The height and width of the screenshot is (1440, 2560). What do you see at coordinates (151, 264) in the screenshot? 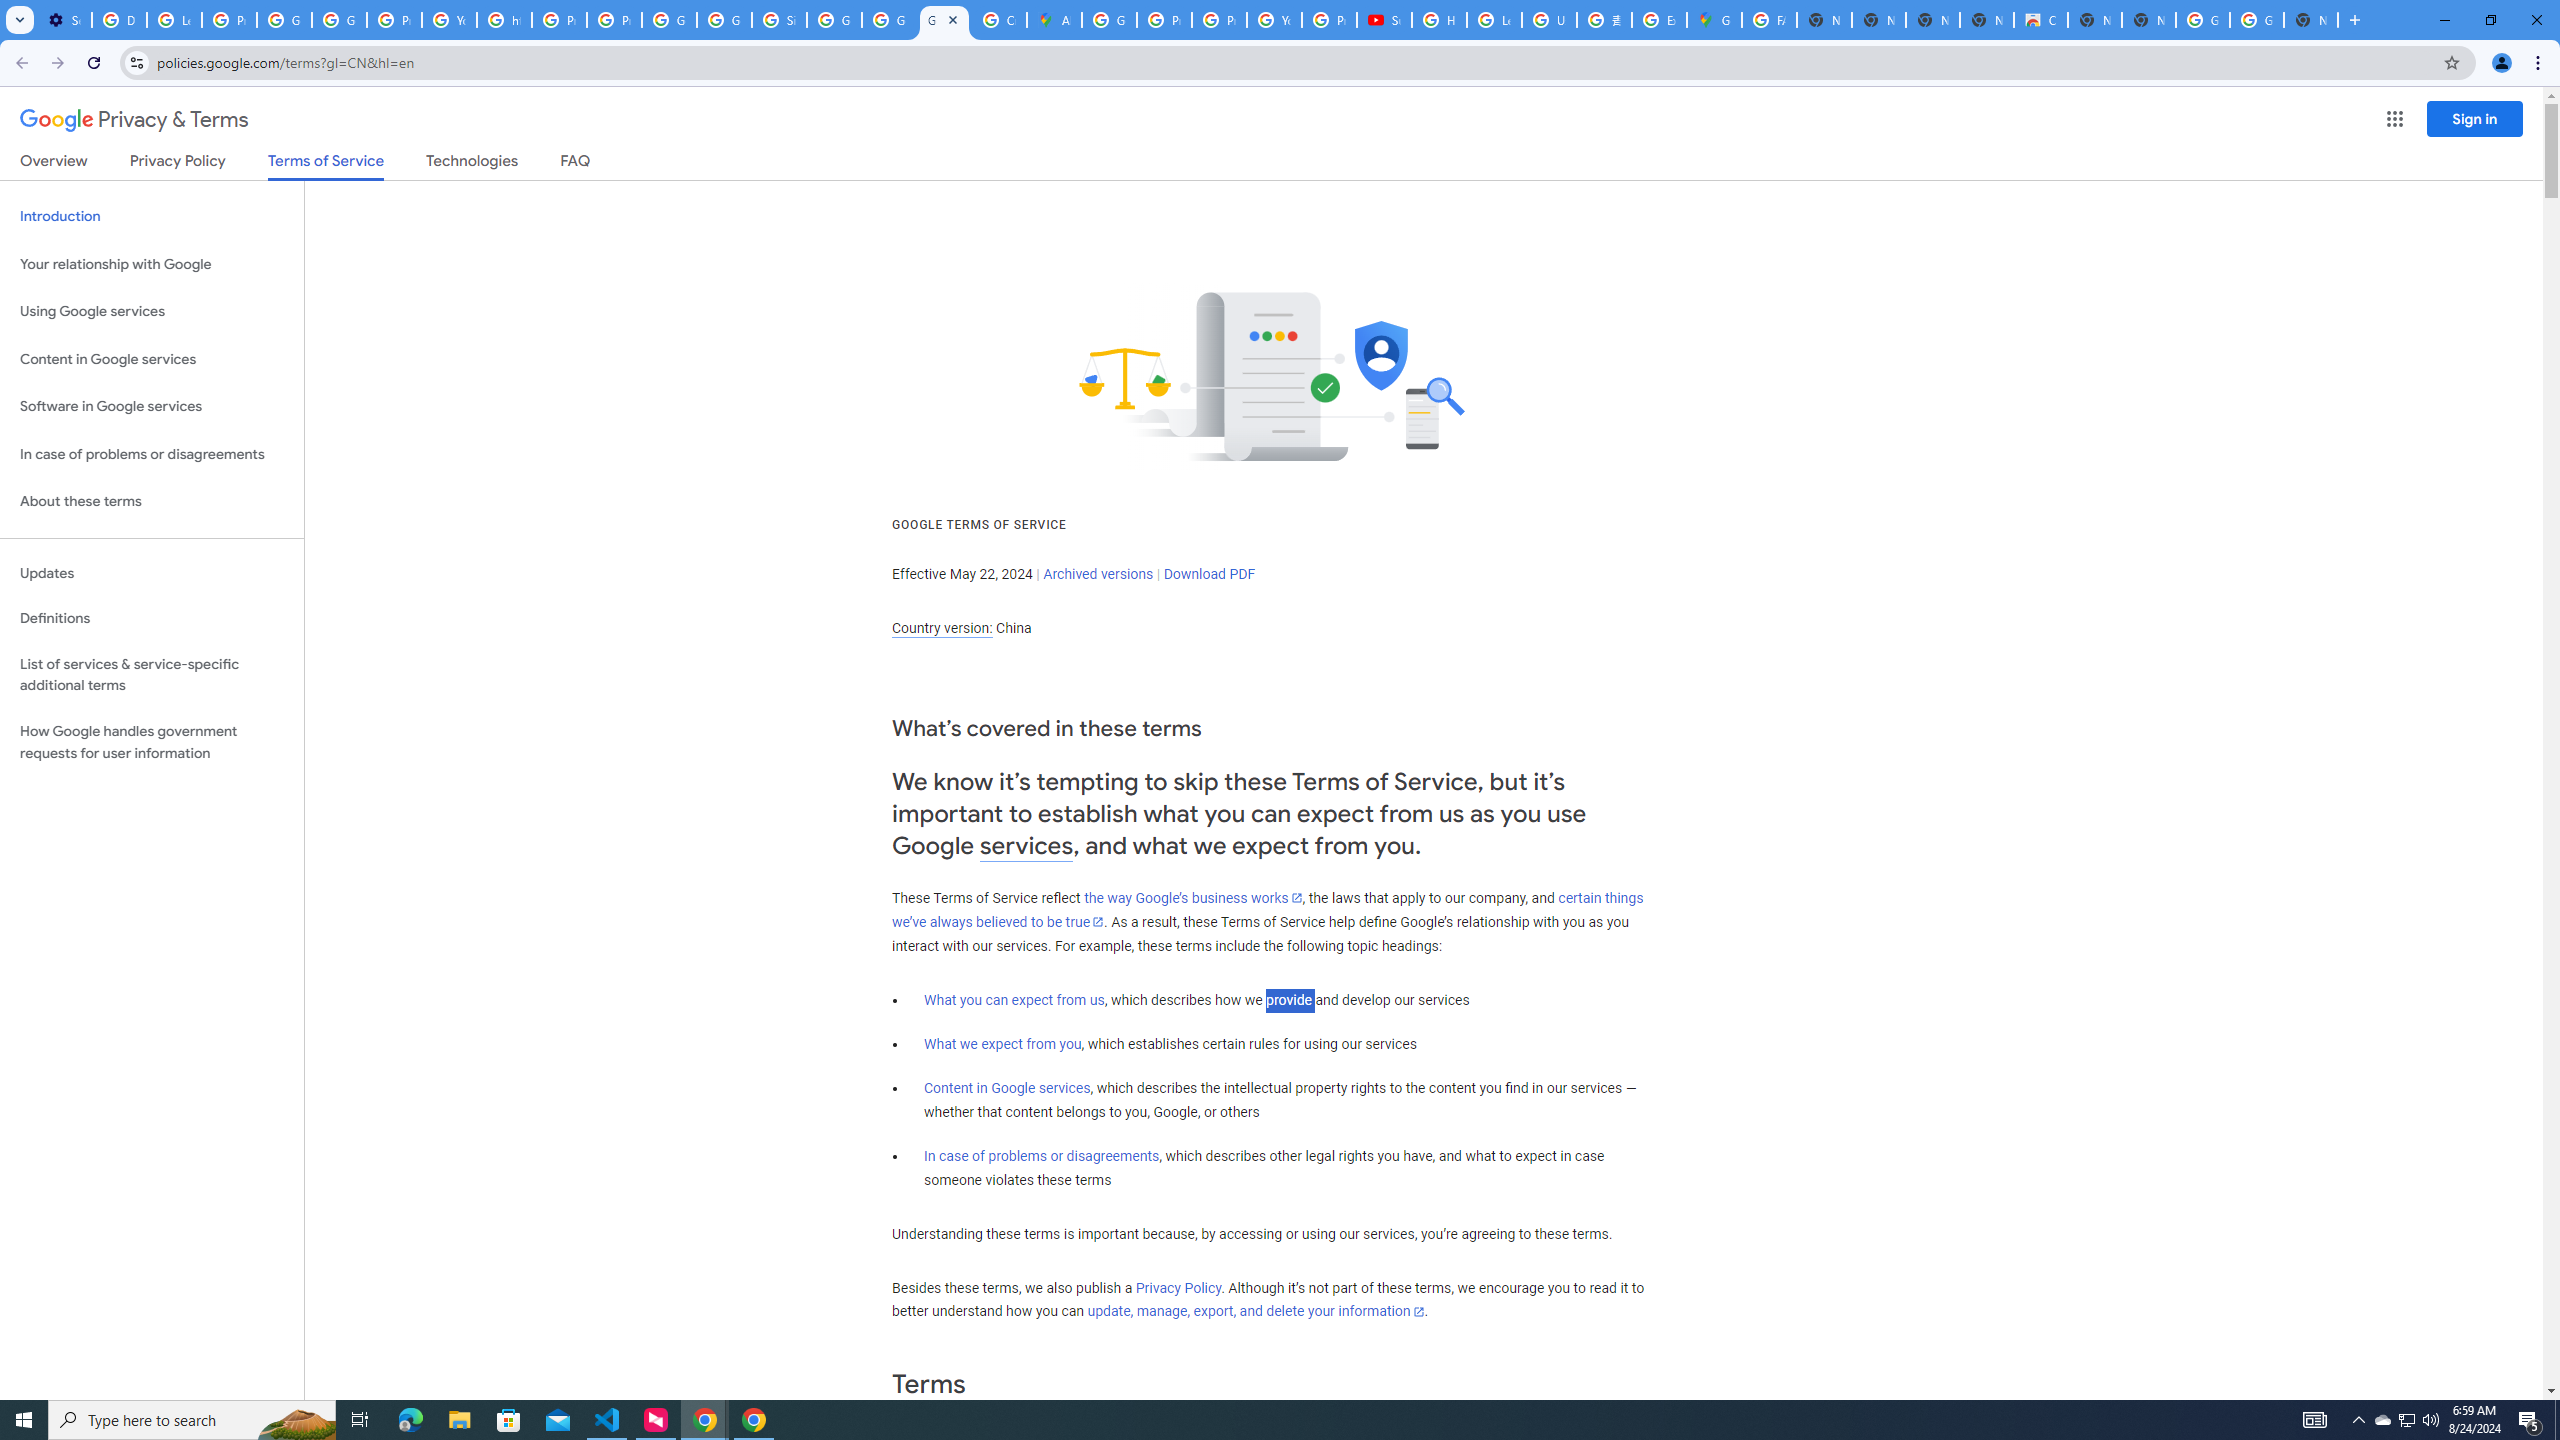
I see `'Your relationship with Google'` at bounding box center [151, 264].